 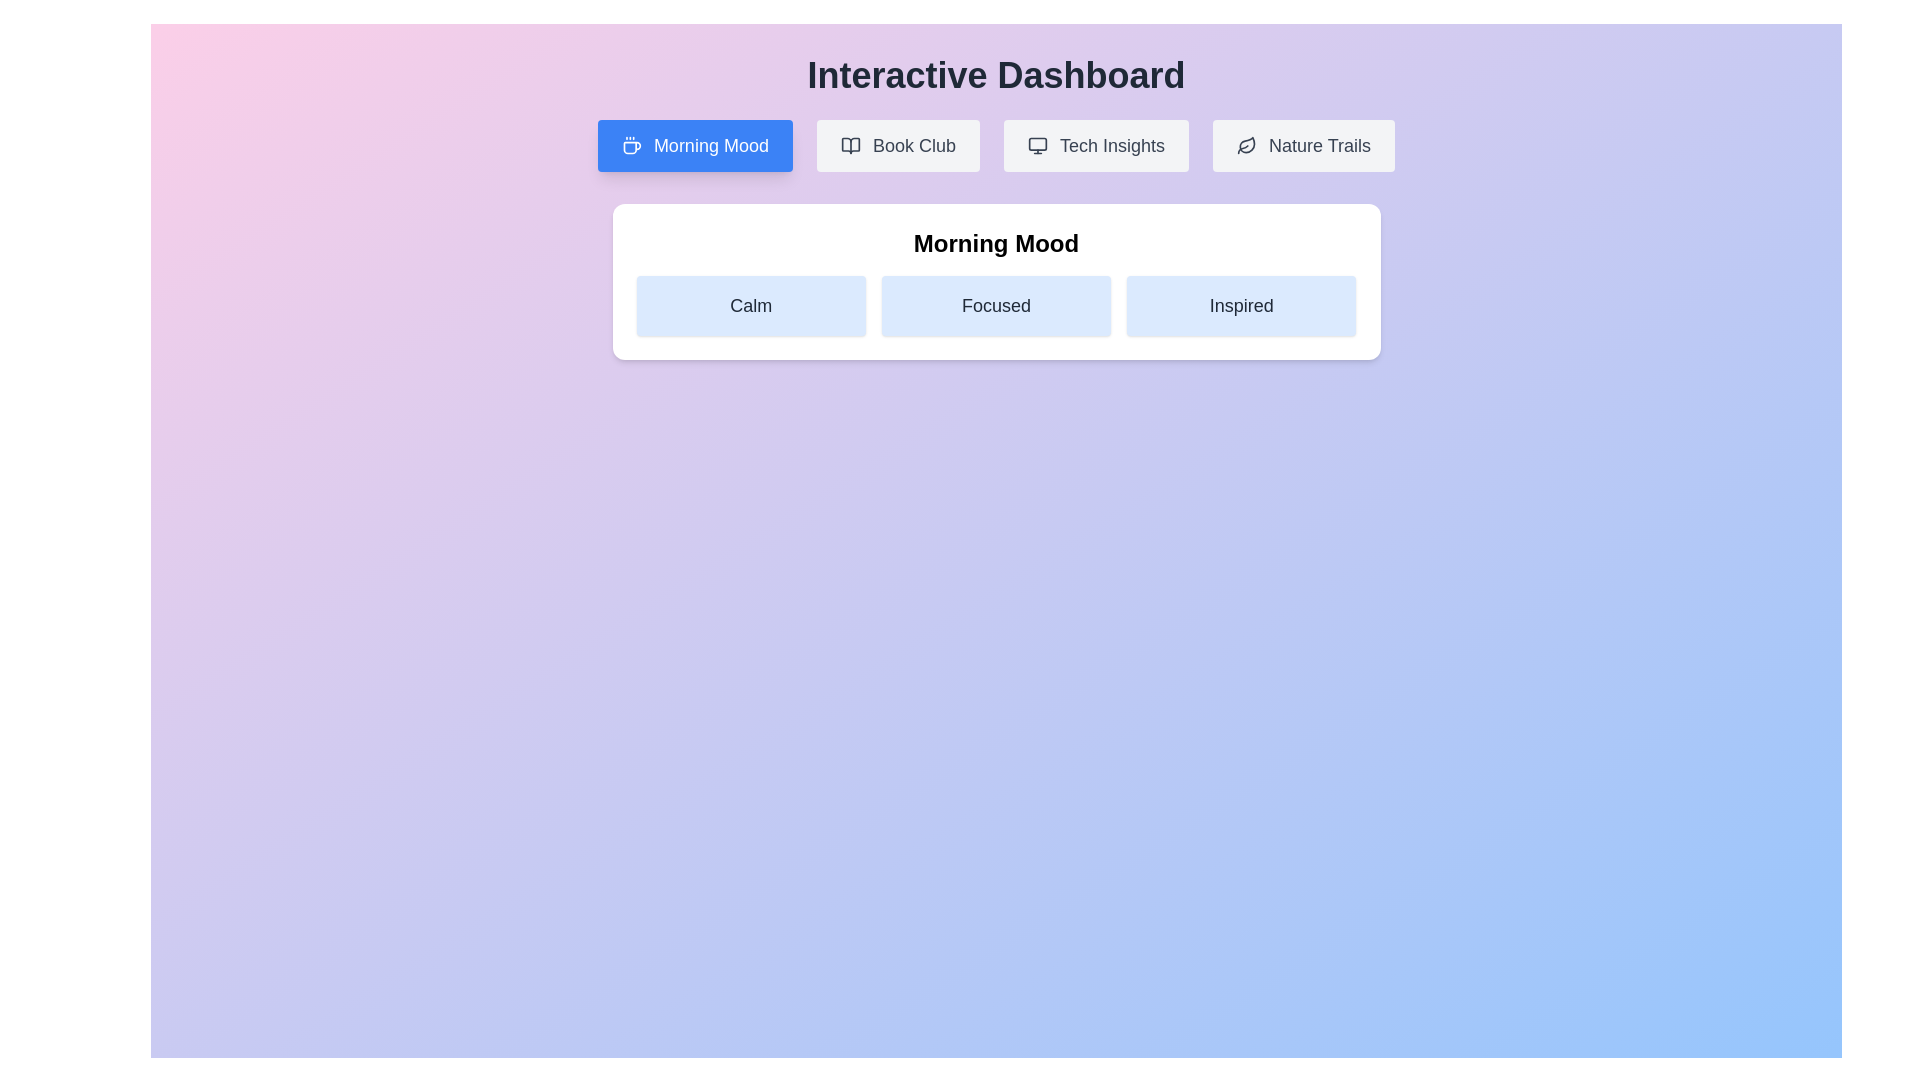 I want to click on the 'Focused' static text label, which is centrally aligned within the 'Morning Mood' section and displayed in a large font, so click(x=996, y=305).